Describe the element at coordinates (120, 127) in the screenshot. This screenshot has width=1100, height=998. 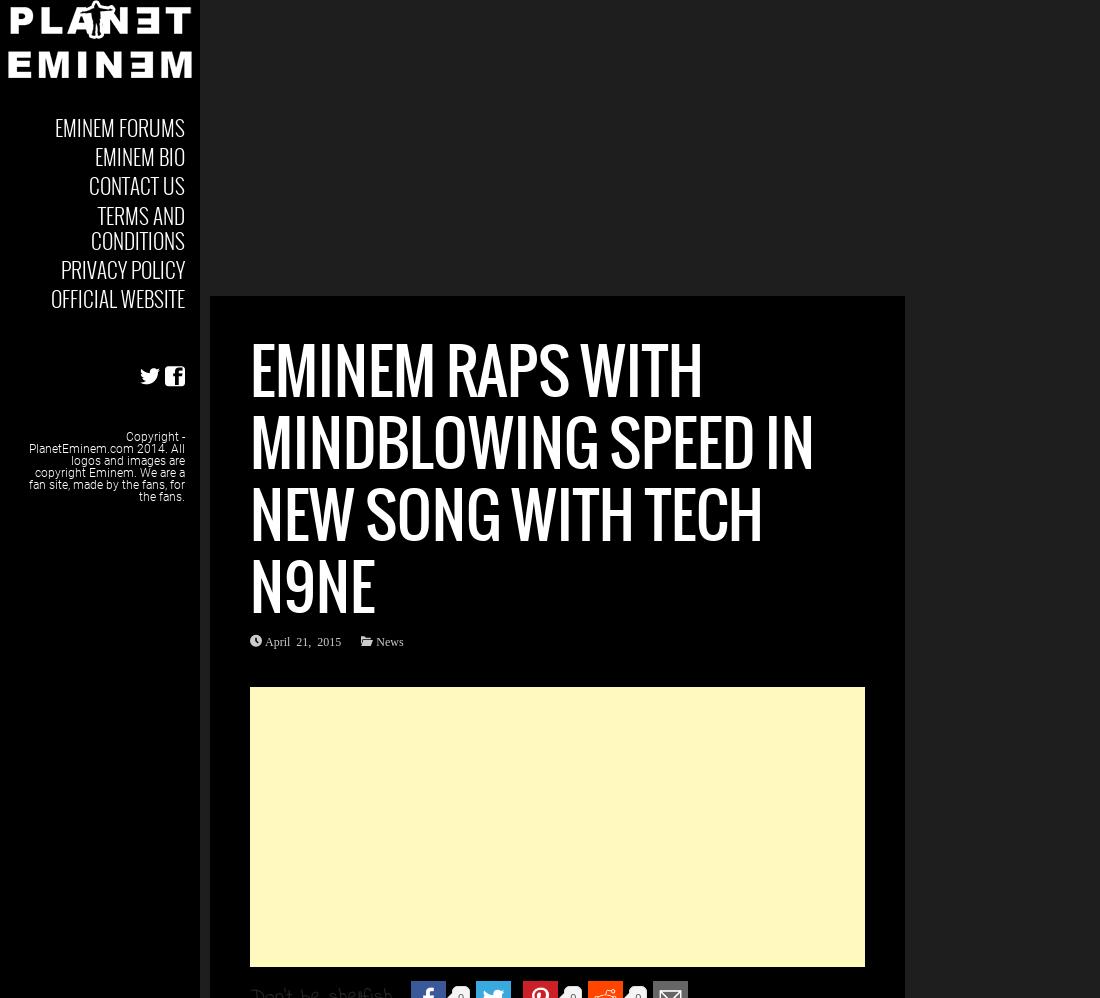
I see `'Eminem Forums'` at that location.